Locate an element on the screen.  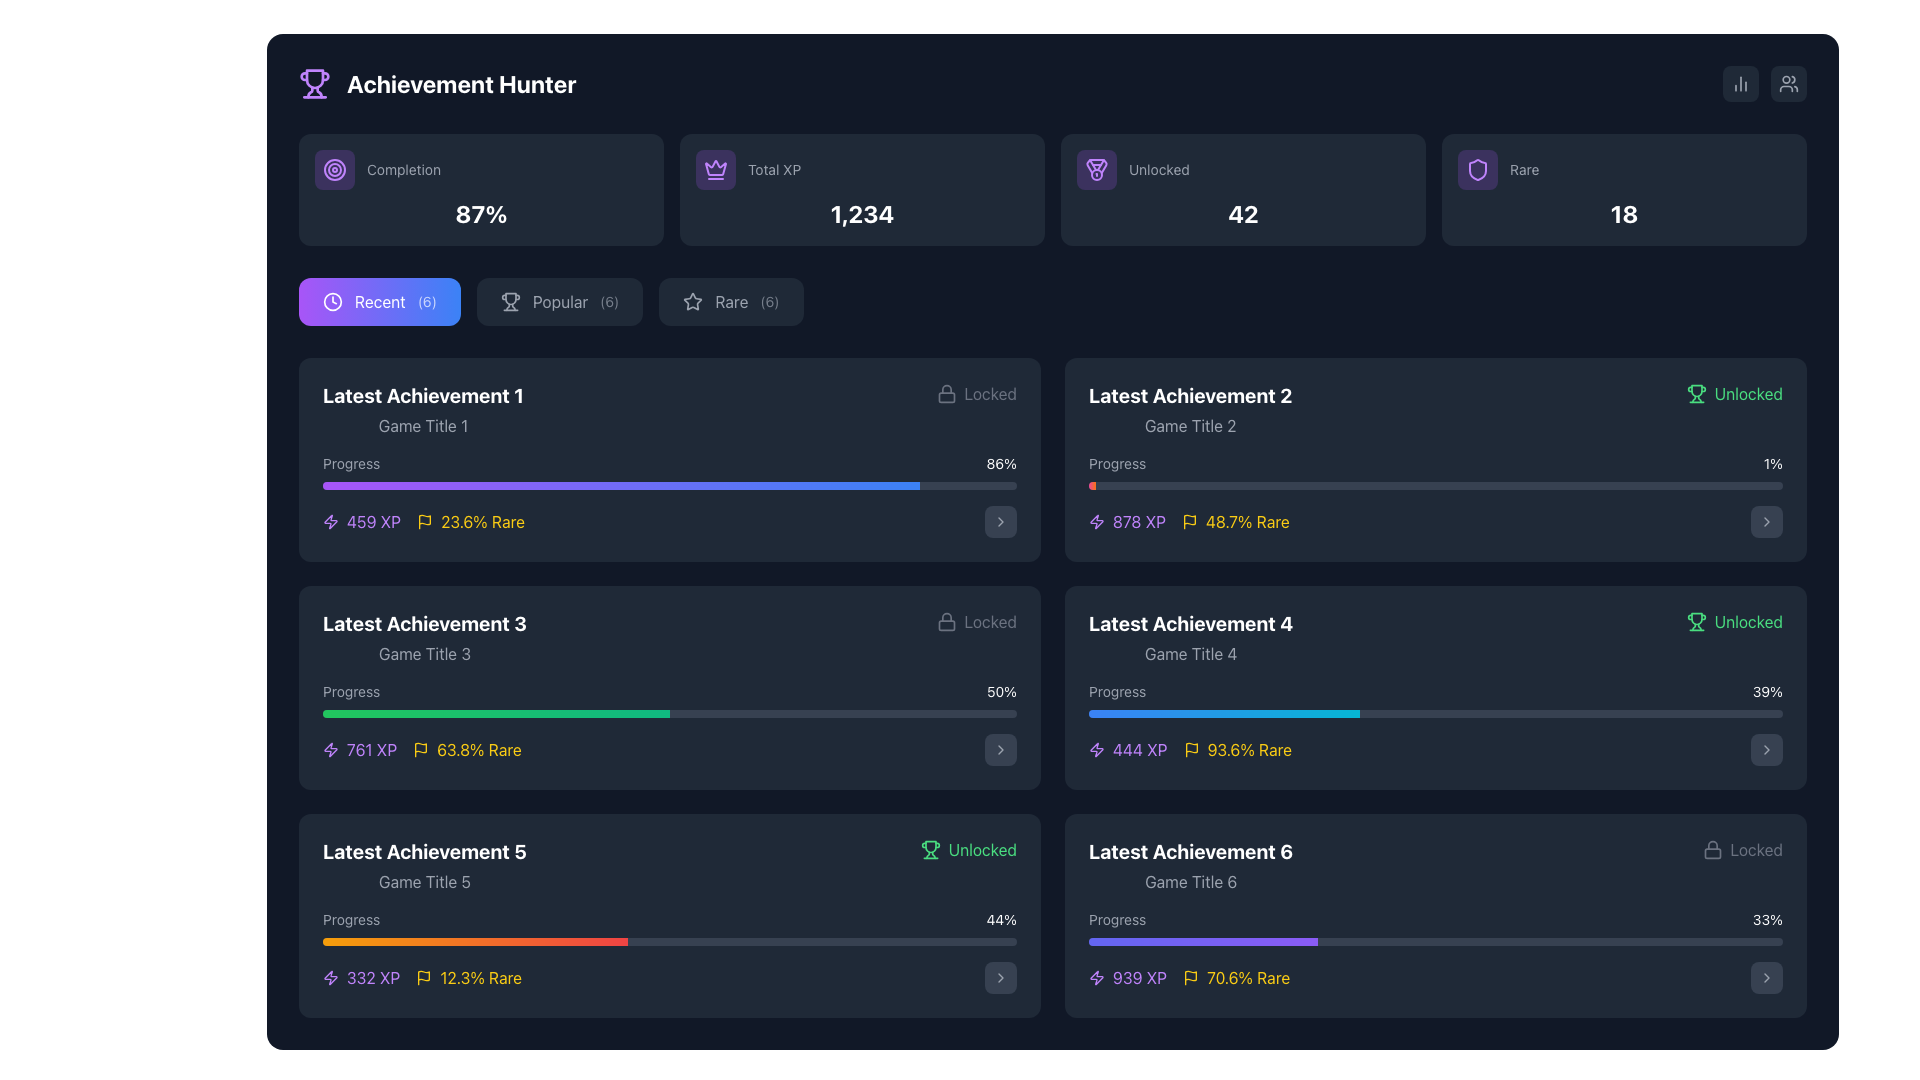
the Label with an icon displaying the experience points (XP) associated with an achievement, located in the bottom-right section under 'Latest Achievement 6' is located at coordinates (1128, 977).